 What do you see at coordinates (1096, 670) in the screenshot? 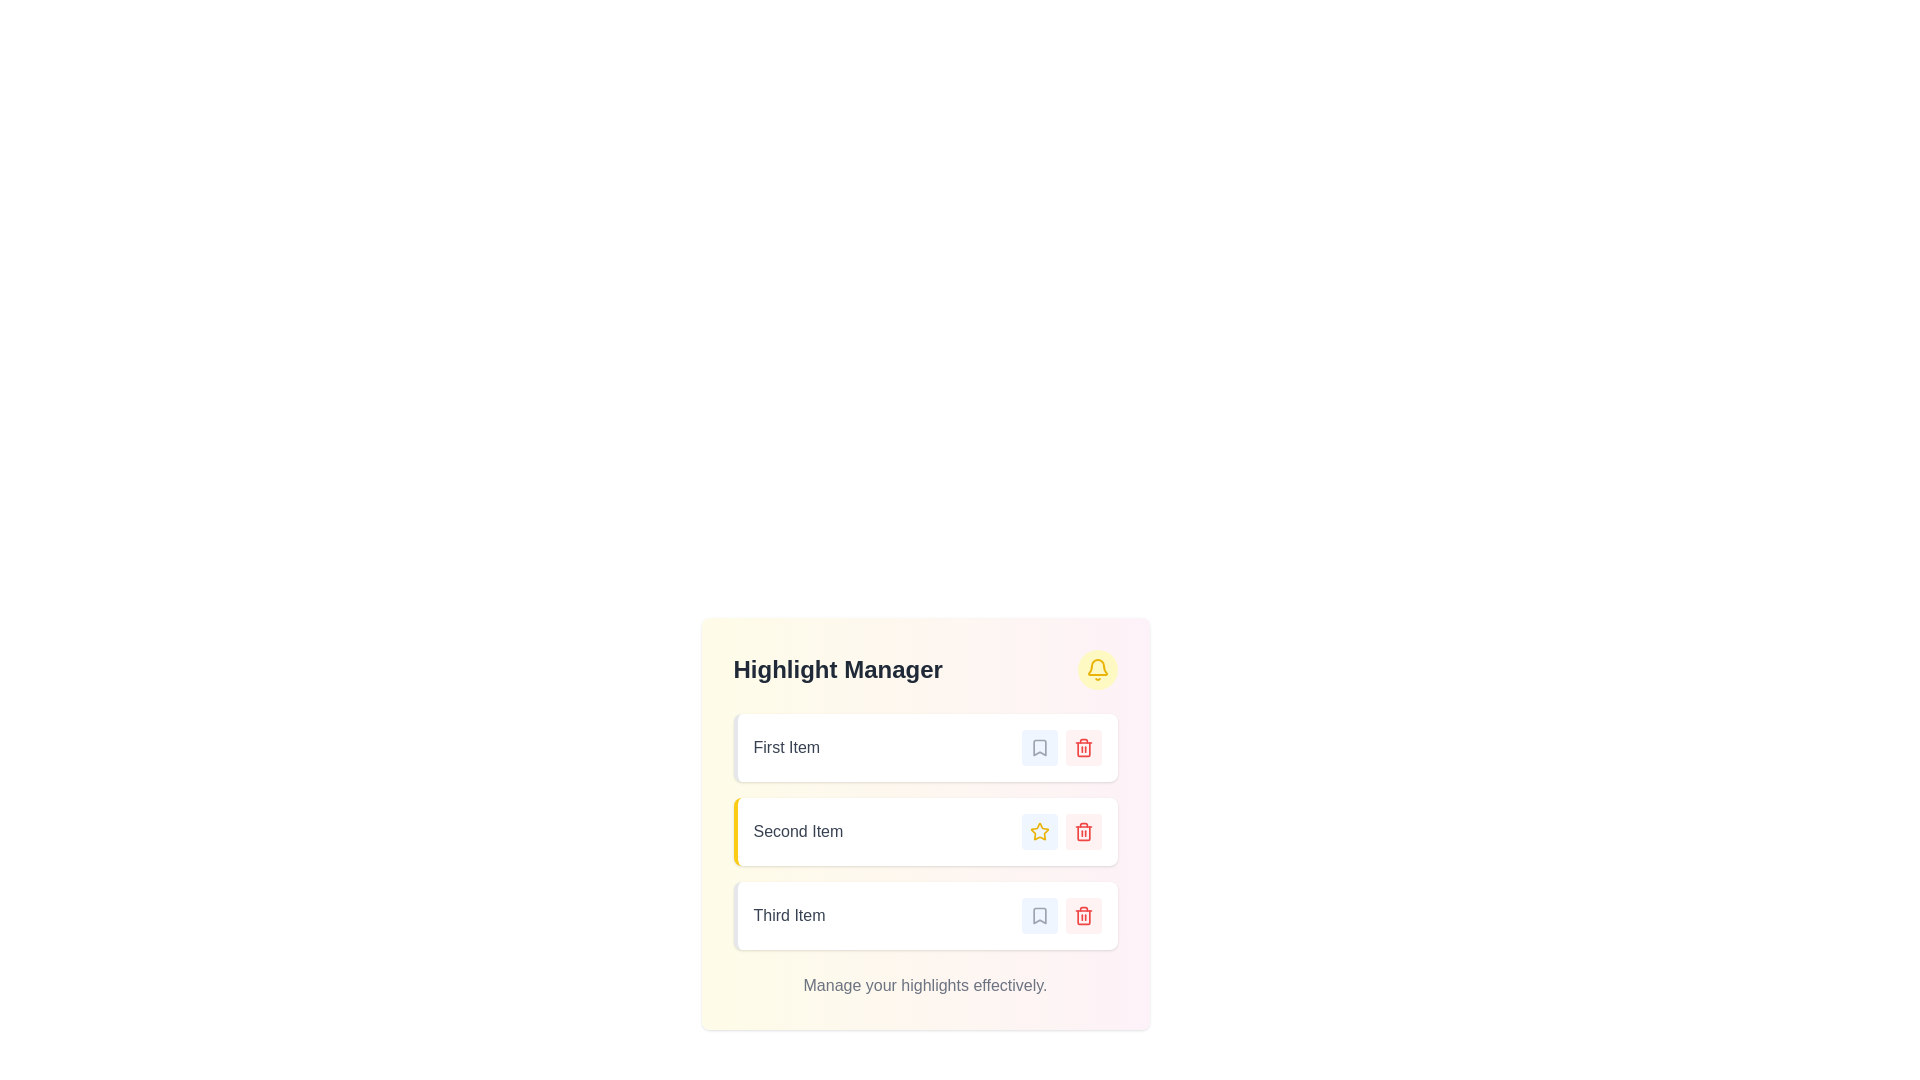
I see `the yellow bell icon located in the top-right corner of the 'Highlight Manager' card` at bounding box center [1096, 670].